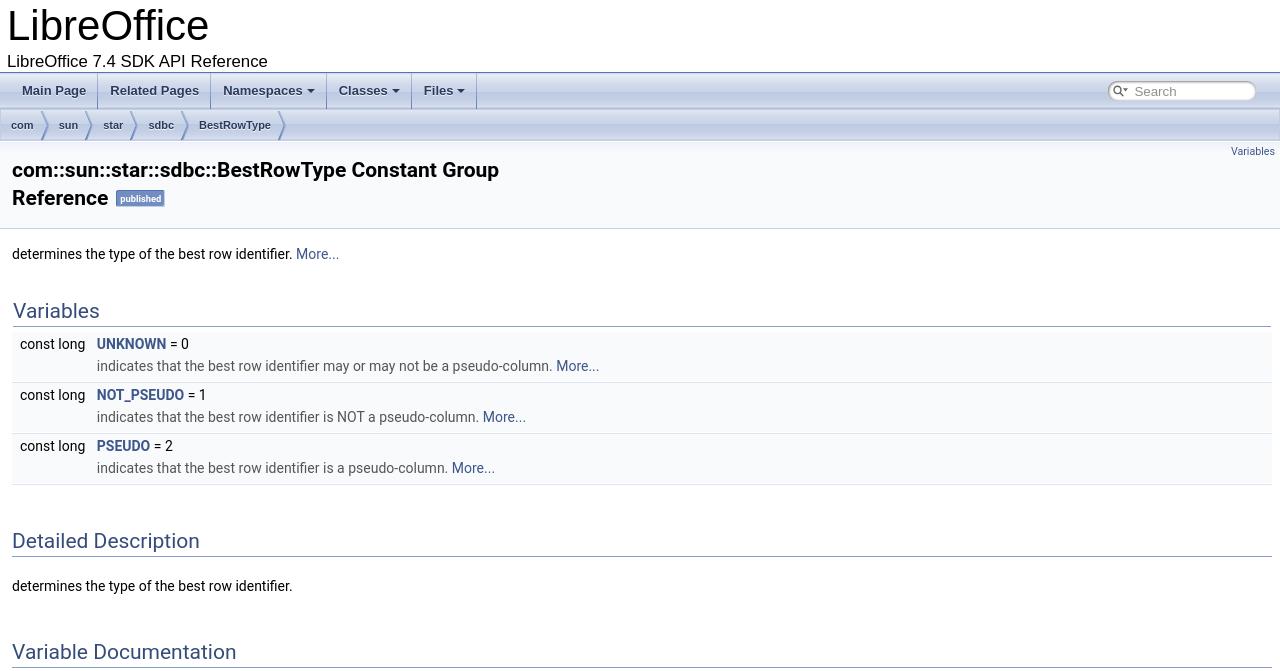 Image resolution: width=1280 pixels, height=671 pixels. I want to click on 'indicates that the best row identifier is a pseudo-column.', so click(272, 467).